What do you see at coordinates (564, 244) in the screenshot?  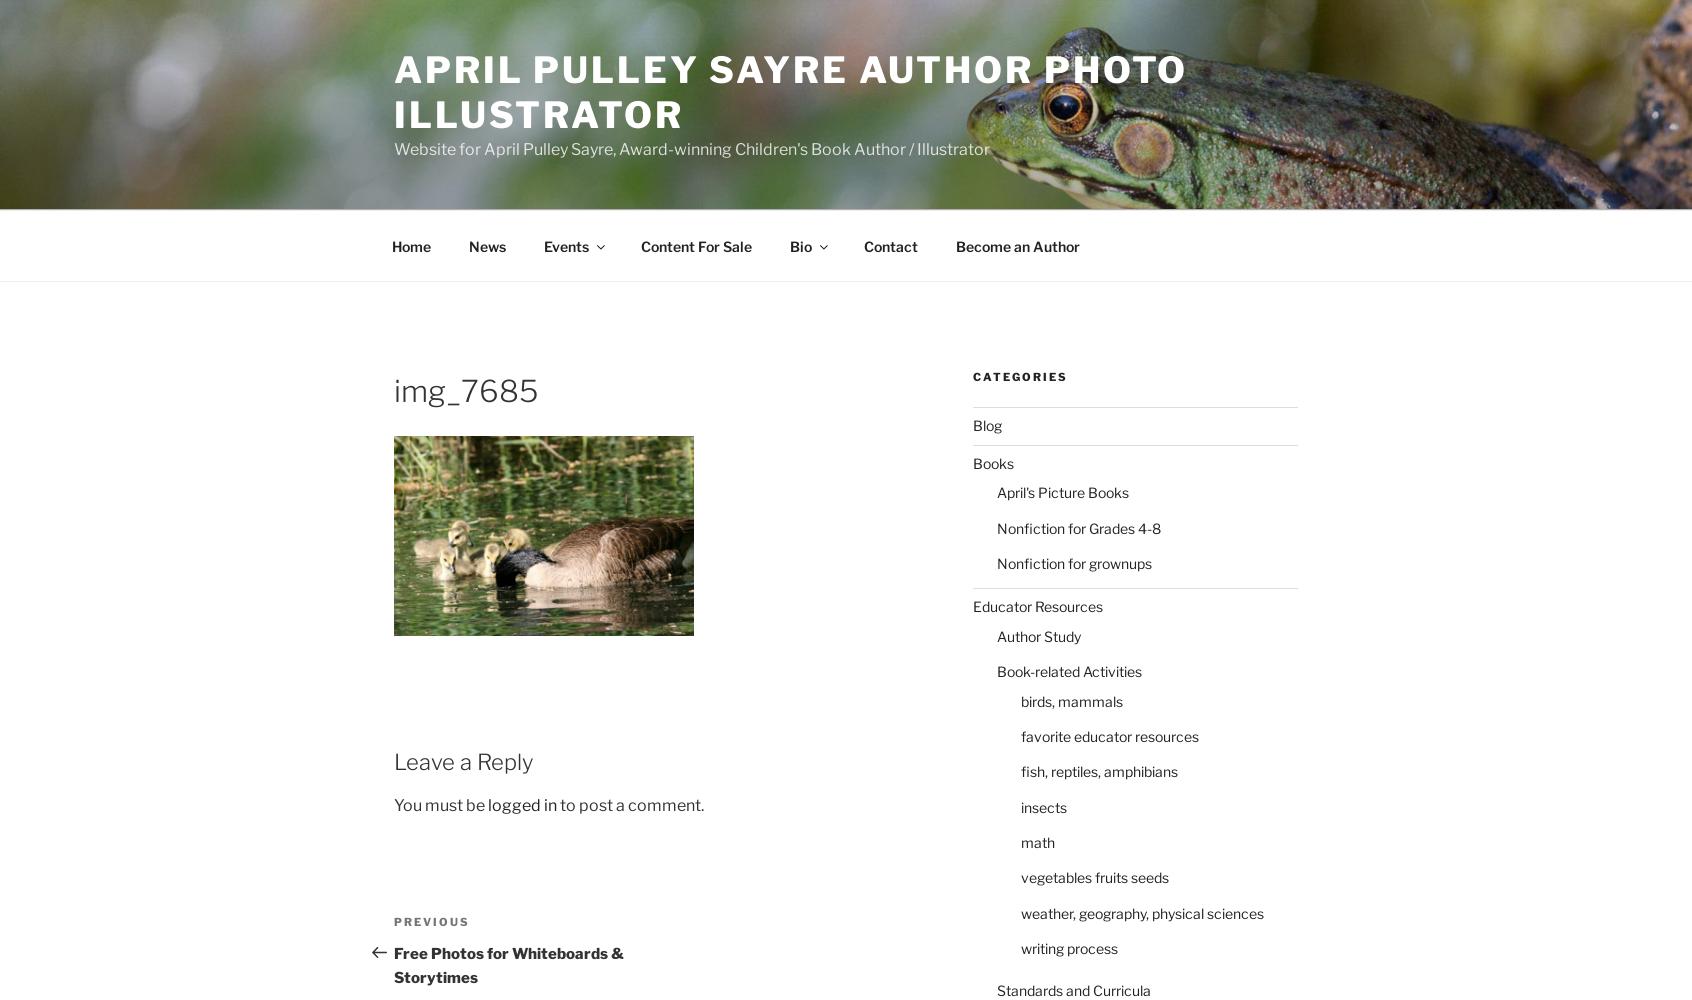 I see `'Events'` at bounding box center [564, 244].